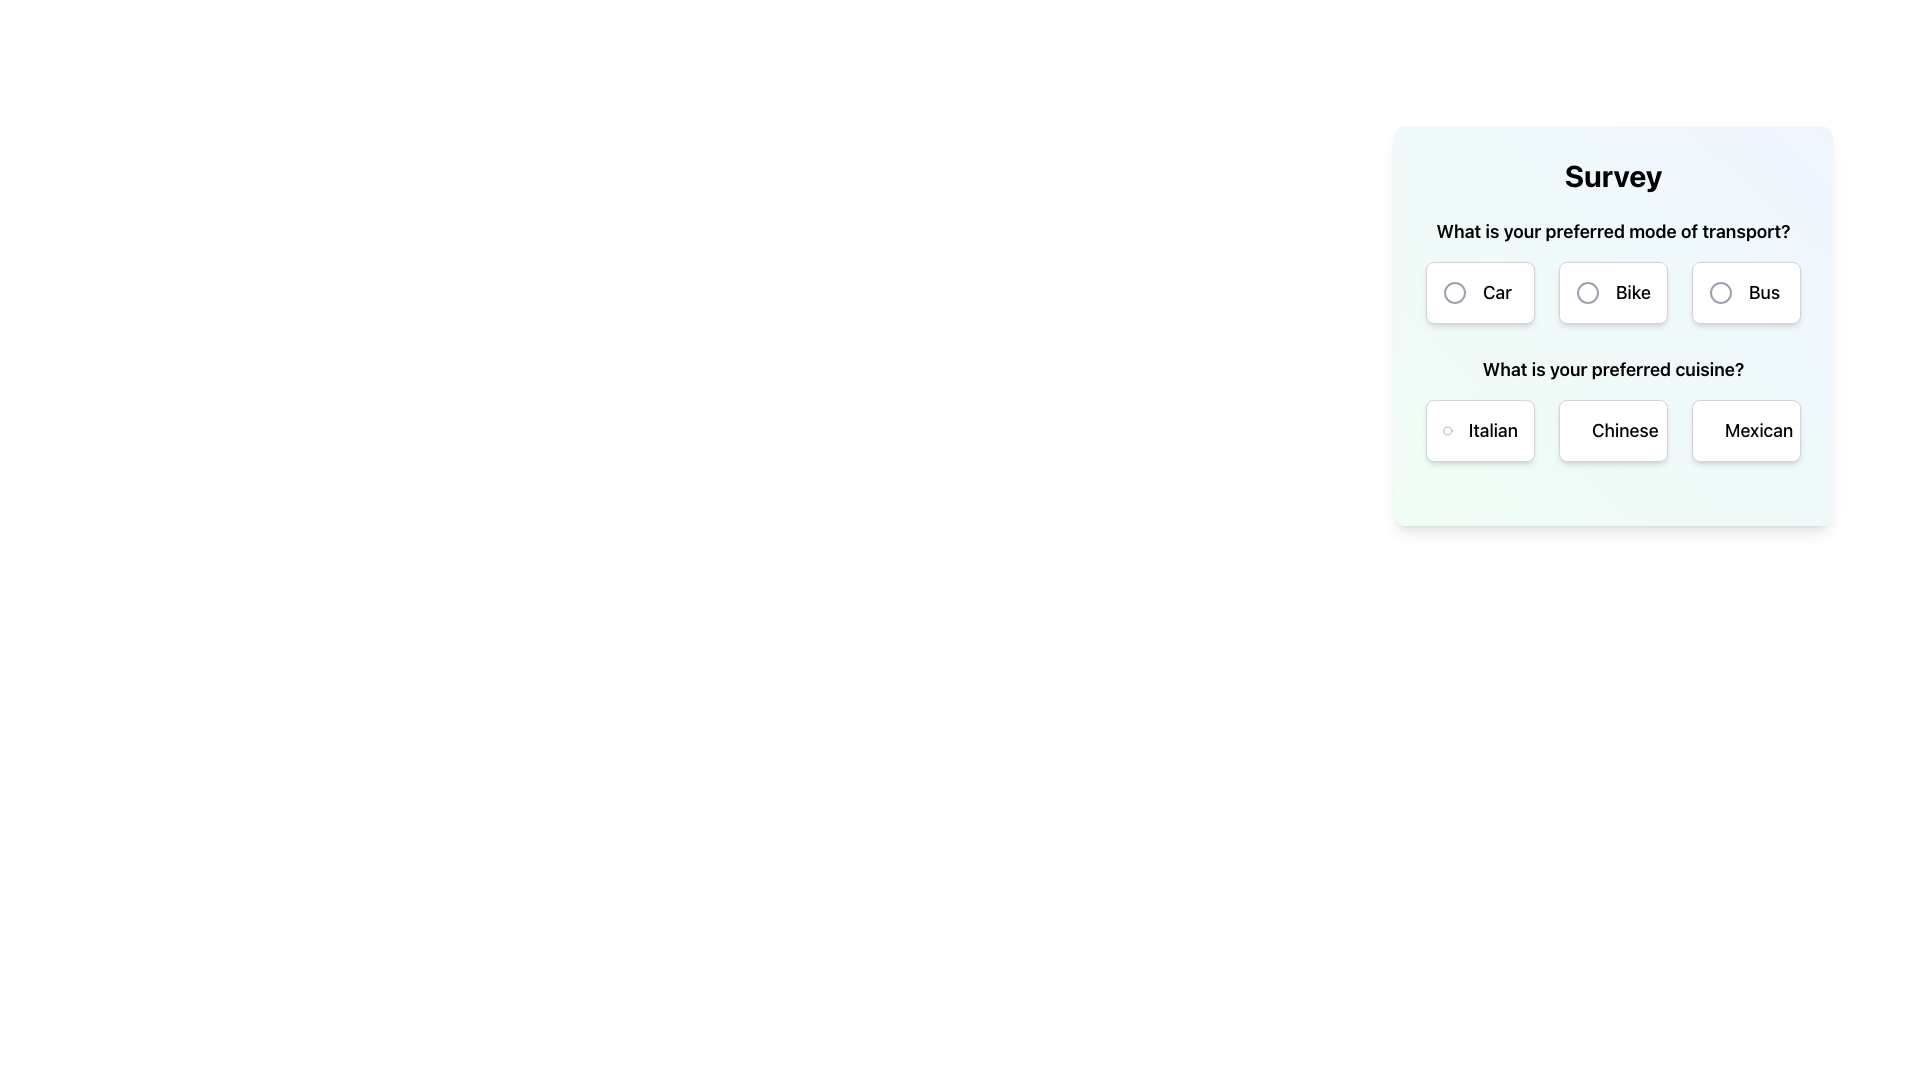 Image resolution: width=1920 pixels, height=1080 pixels. Describe the element at coordinates (1454, 293) in the screenshot. I see `the state of the radio button indicator for the 'Car' option in the survey question 'What is your preferred mode of transport?'` at that location.